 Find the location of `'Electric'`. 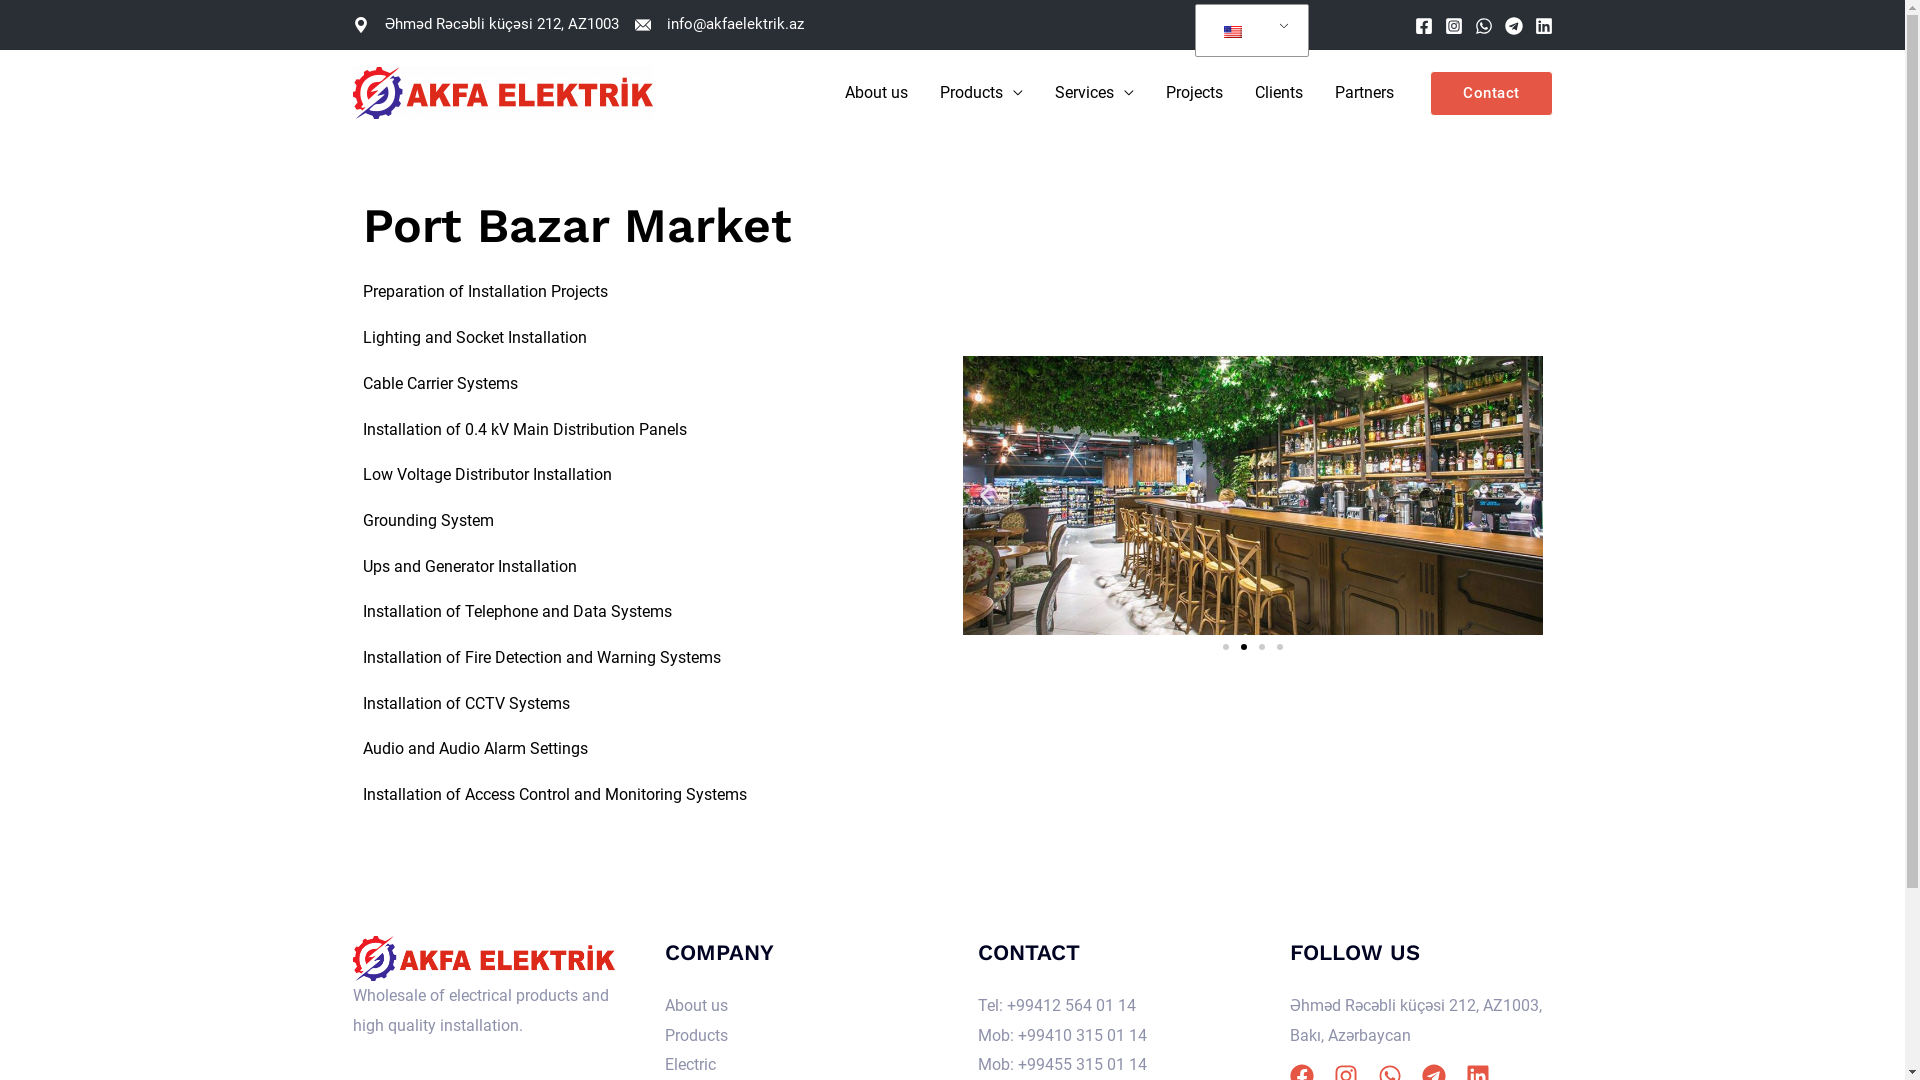

'Electric' is located at coordinates (690, 1063).